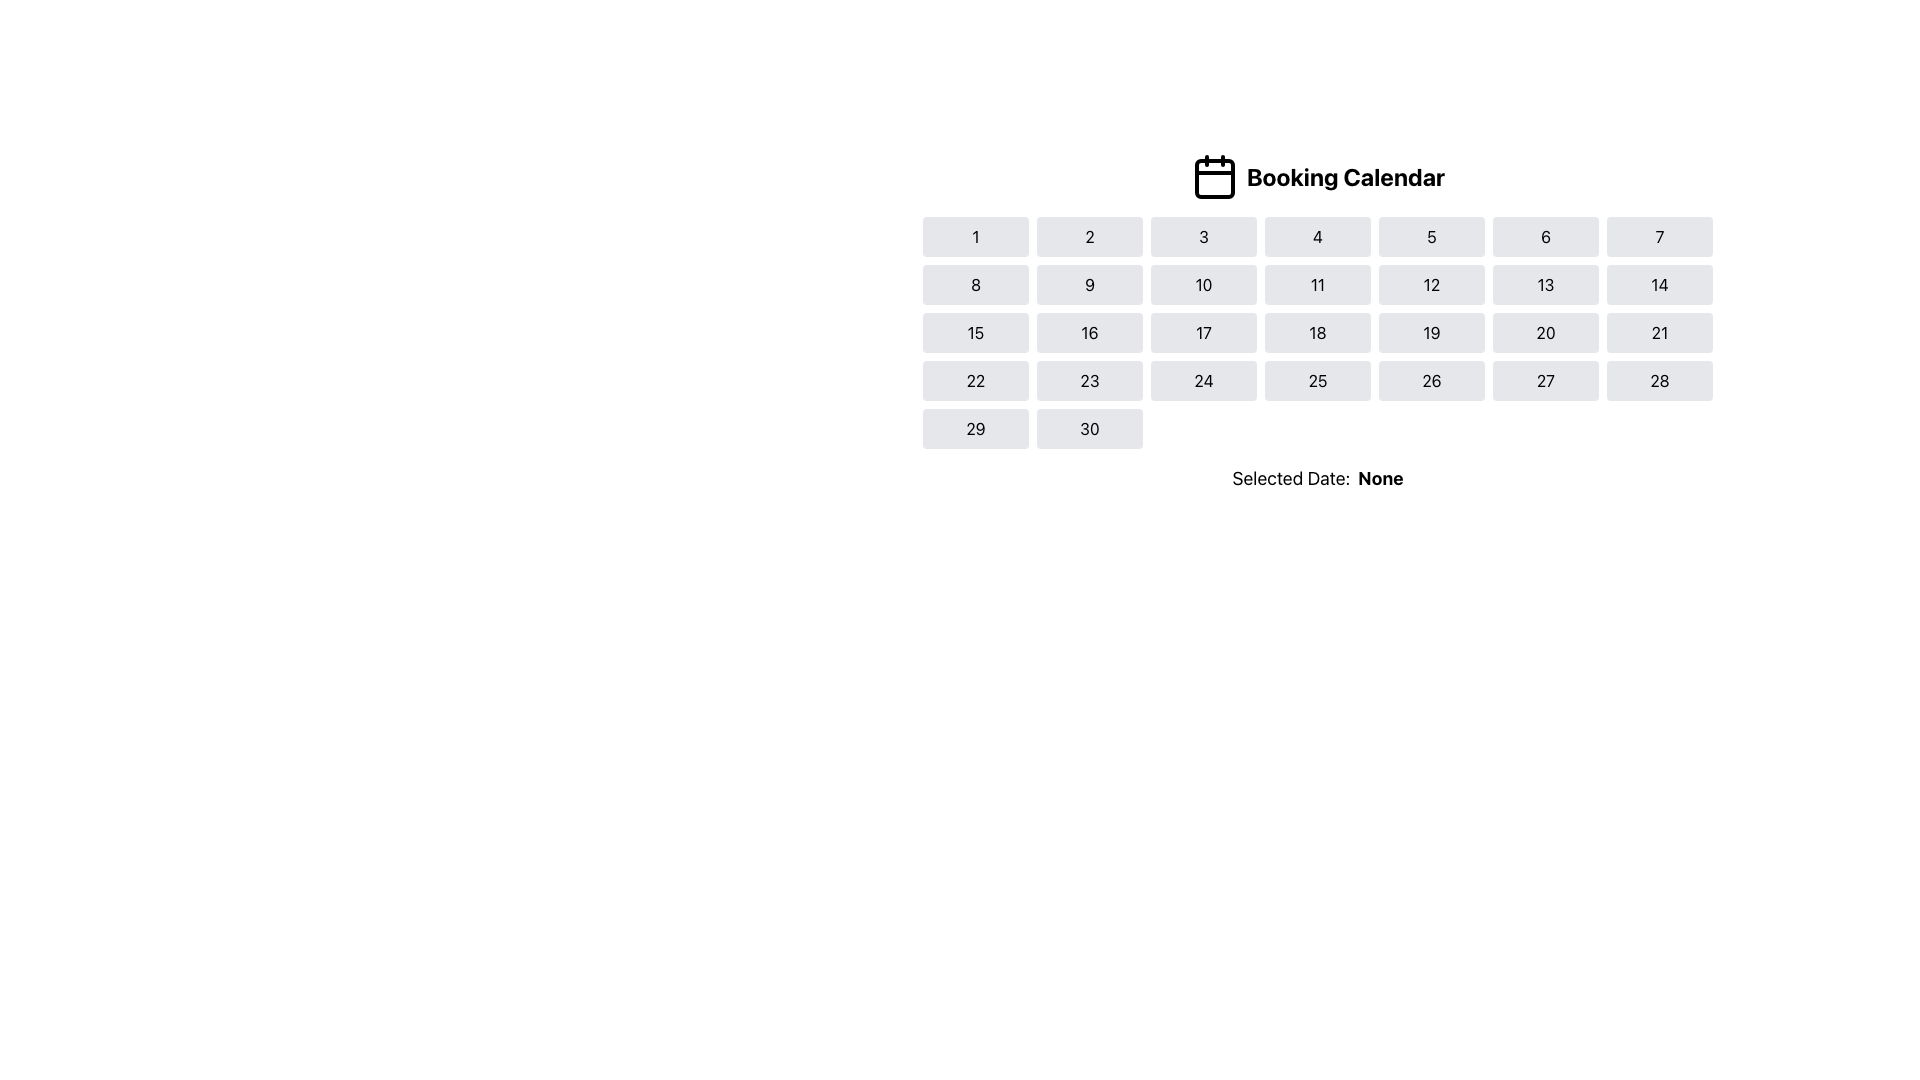 Image resolution: width=1920 pixels, height=1080 pixels. Describe the element at coordinates (1430, 381) in the screenshot. I see `the date selection button for '26' in the calendar grid located below the 'Booking Calendar' header` at that location.